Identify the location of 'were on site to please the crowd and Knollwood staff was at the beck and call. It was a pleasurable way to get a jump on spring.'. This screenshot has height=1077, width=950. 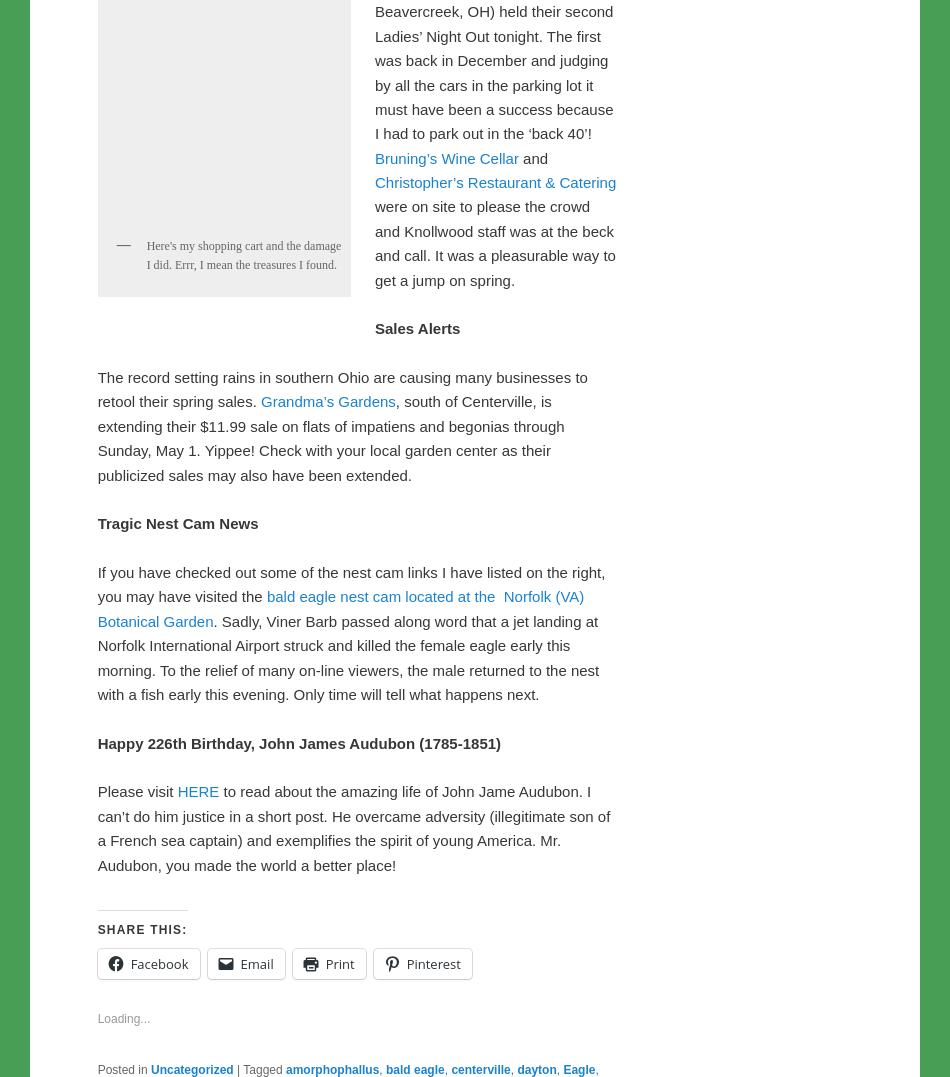
(373, 662).